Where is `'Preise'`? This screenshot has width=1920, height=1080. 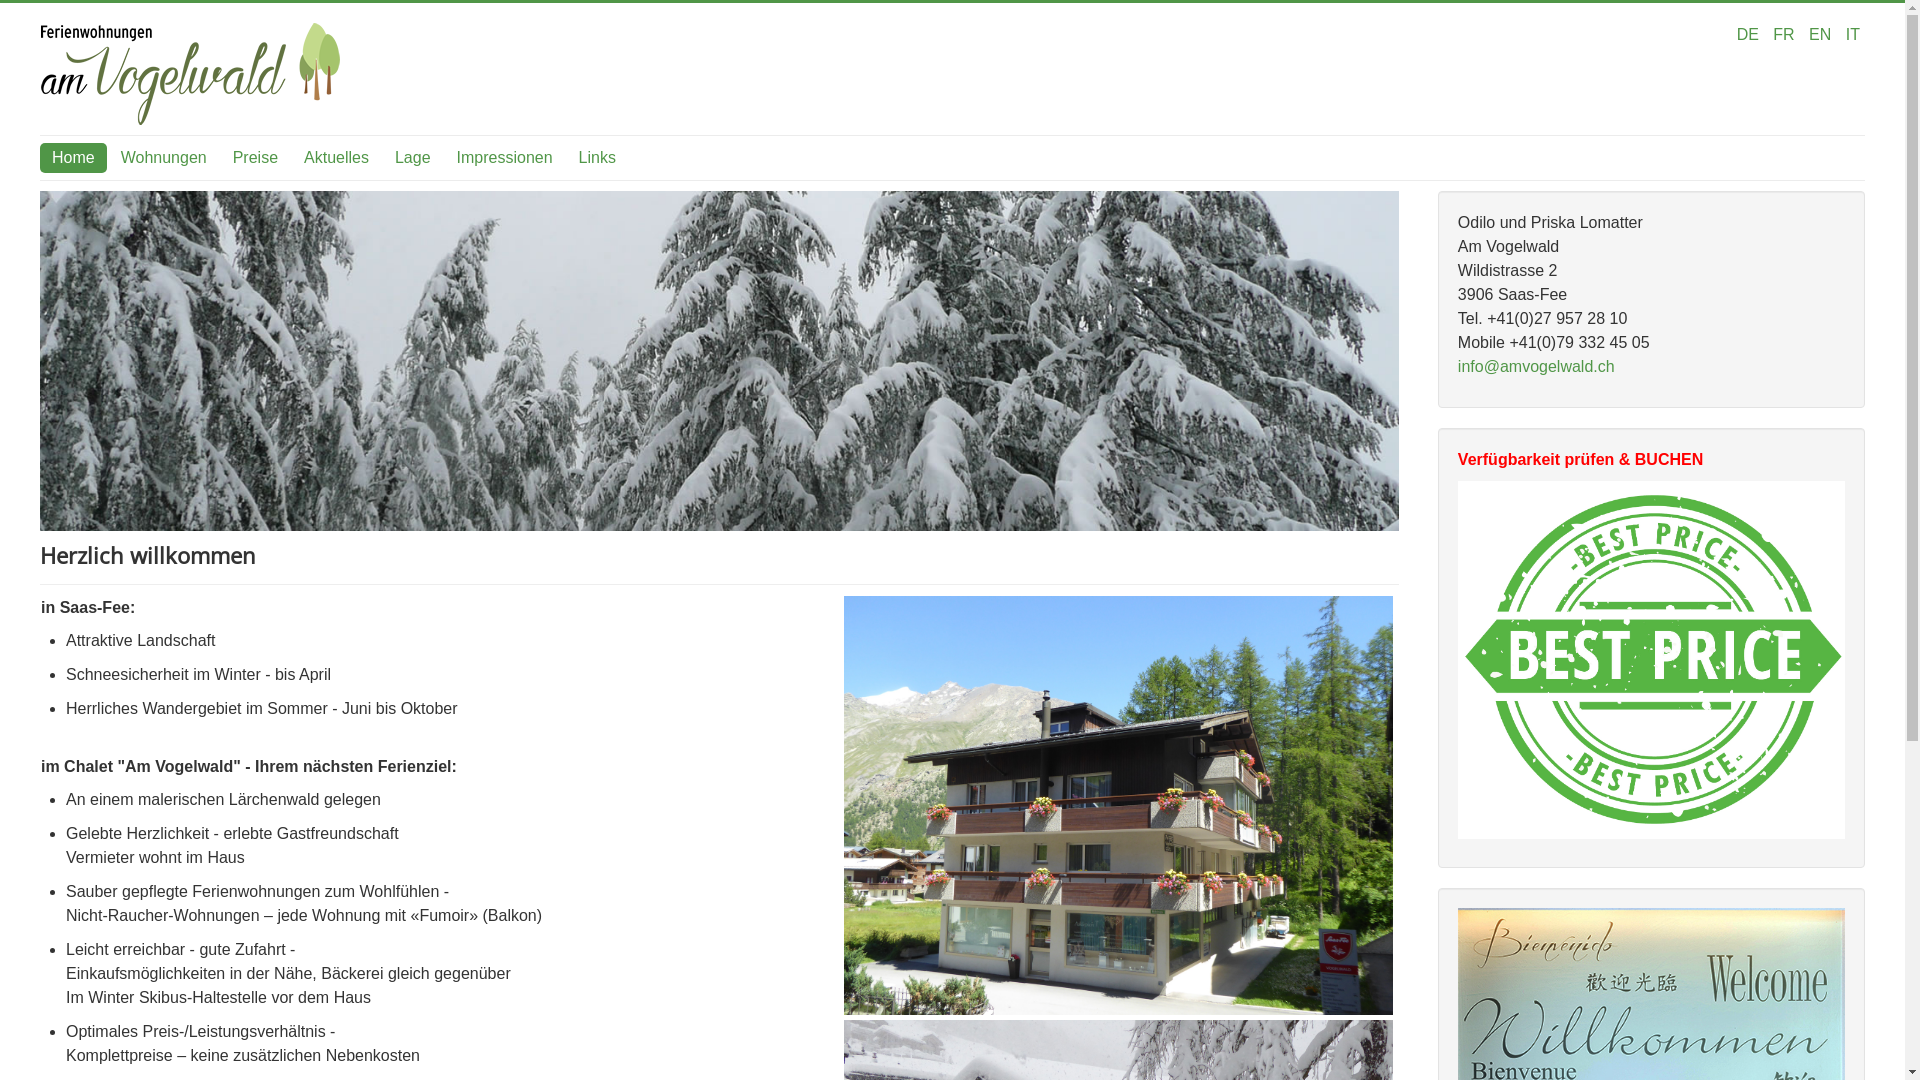
'Preise' is located at coordinates (254, 157).